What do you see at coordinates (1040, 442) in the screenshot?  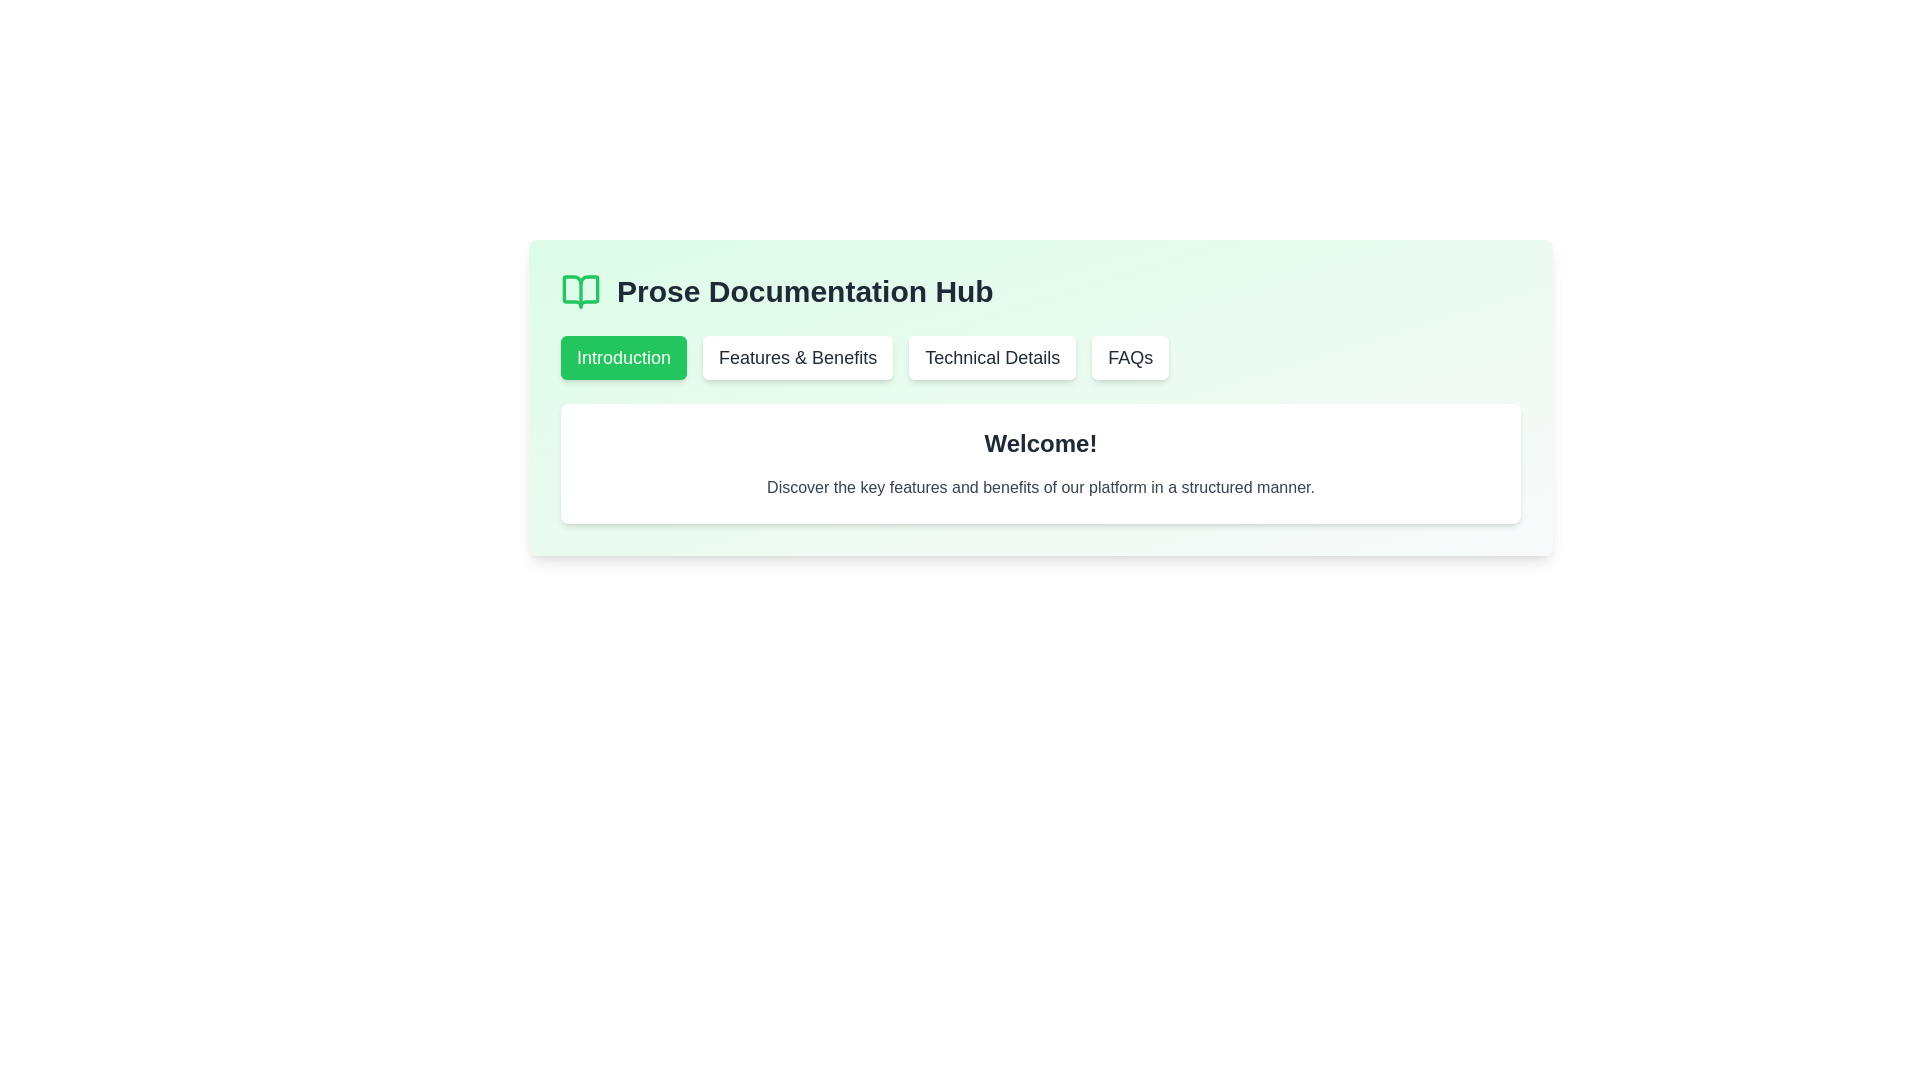 I see `text of the welcoming Heading that greets users upon accessing the platform, positioned above a sibling containing descriptive text` at bounding box center [1040, 442].